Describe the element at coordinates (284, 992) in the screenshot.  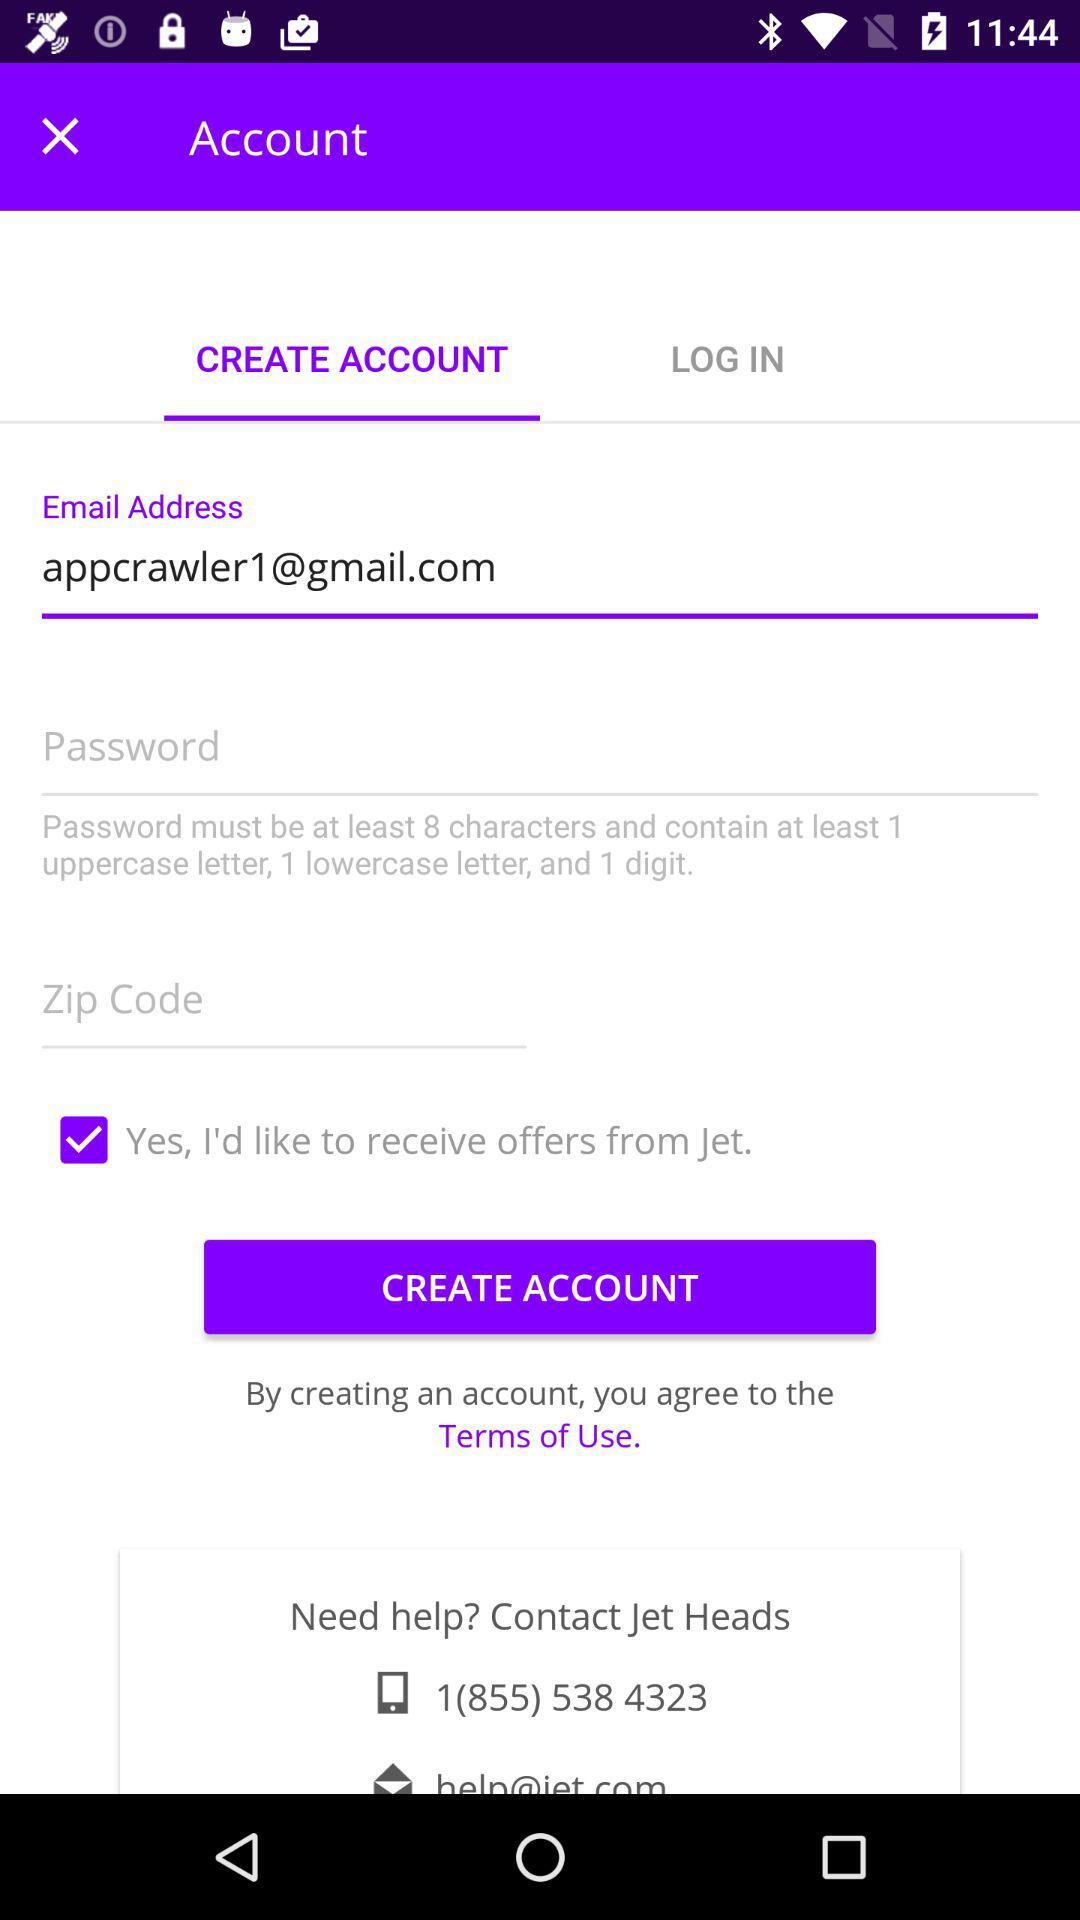
I see `zip code` at that location.